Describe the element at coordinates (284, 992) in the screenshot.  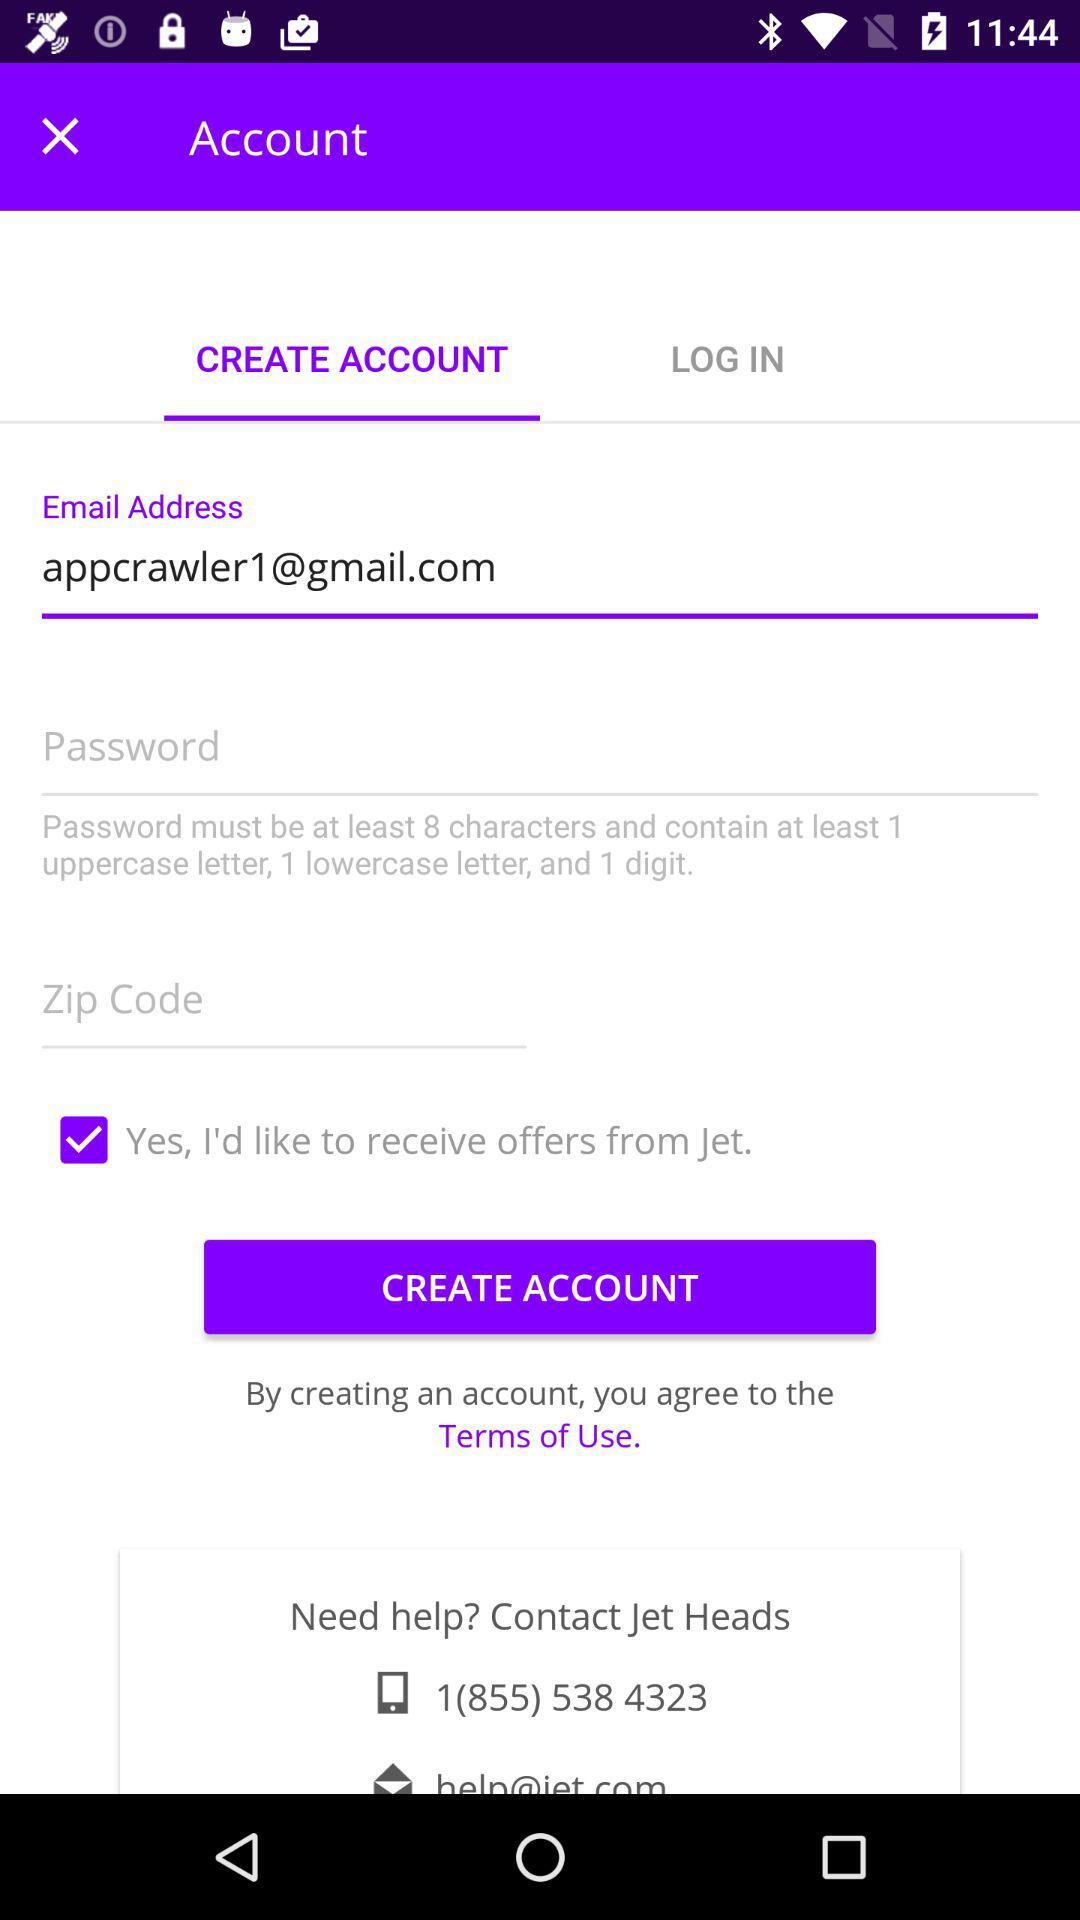
I see `zip code` at that location.